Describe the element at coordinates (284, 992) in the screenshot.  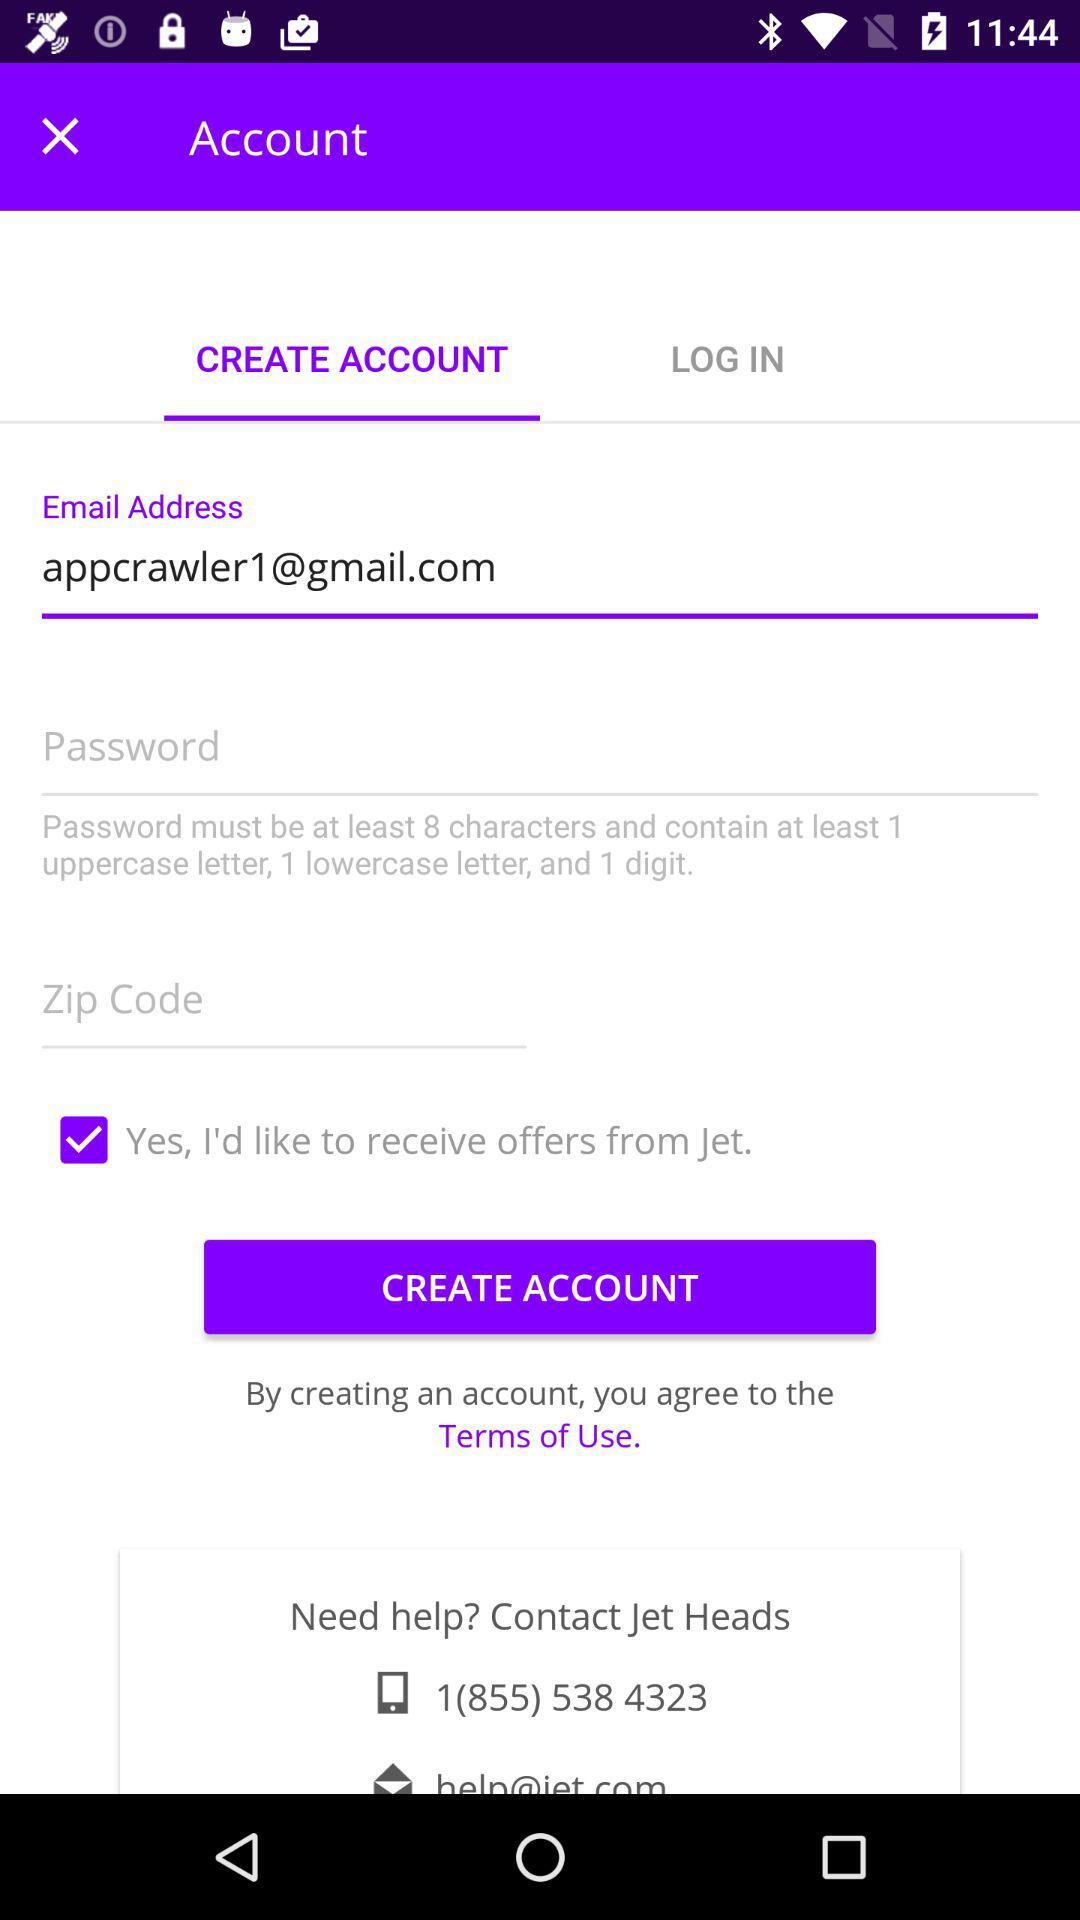
I see `zip code` at that location.